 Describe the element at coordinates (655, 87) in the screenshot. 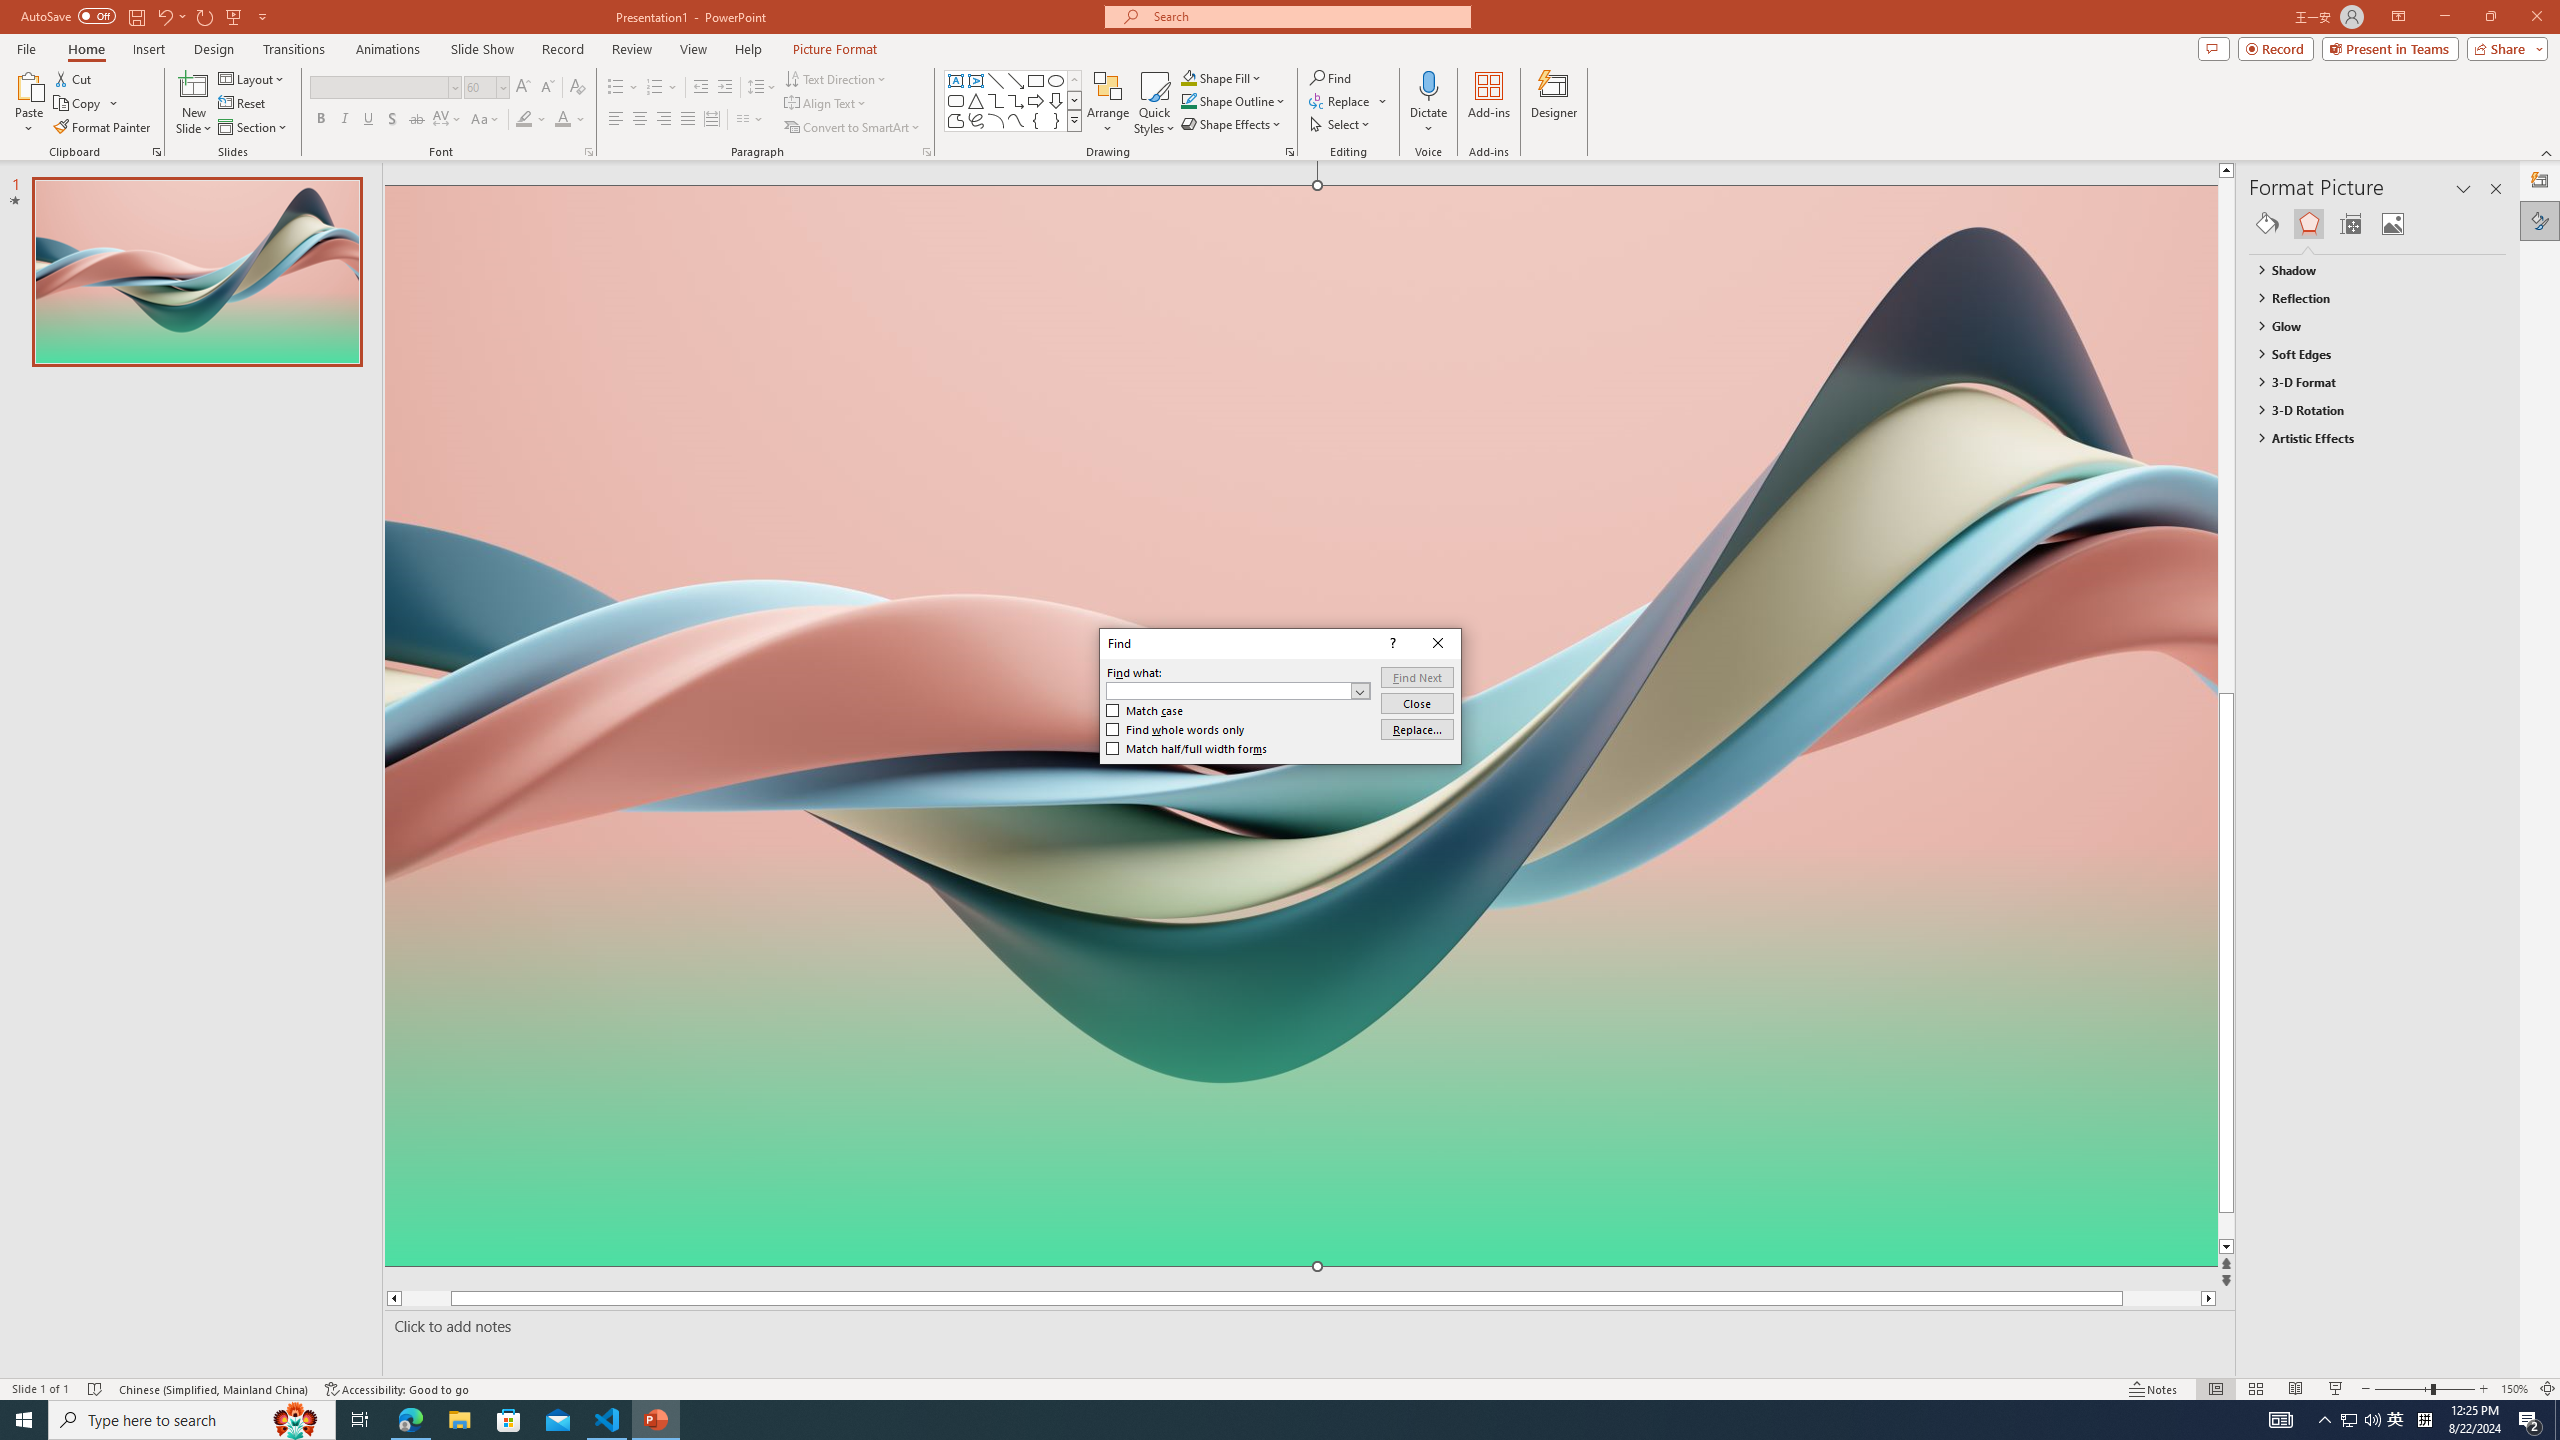

I see `'Numbering'` at that location.